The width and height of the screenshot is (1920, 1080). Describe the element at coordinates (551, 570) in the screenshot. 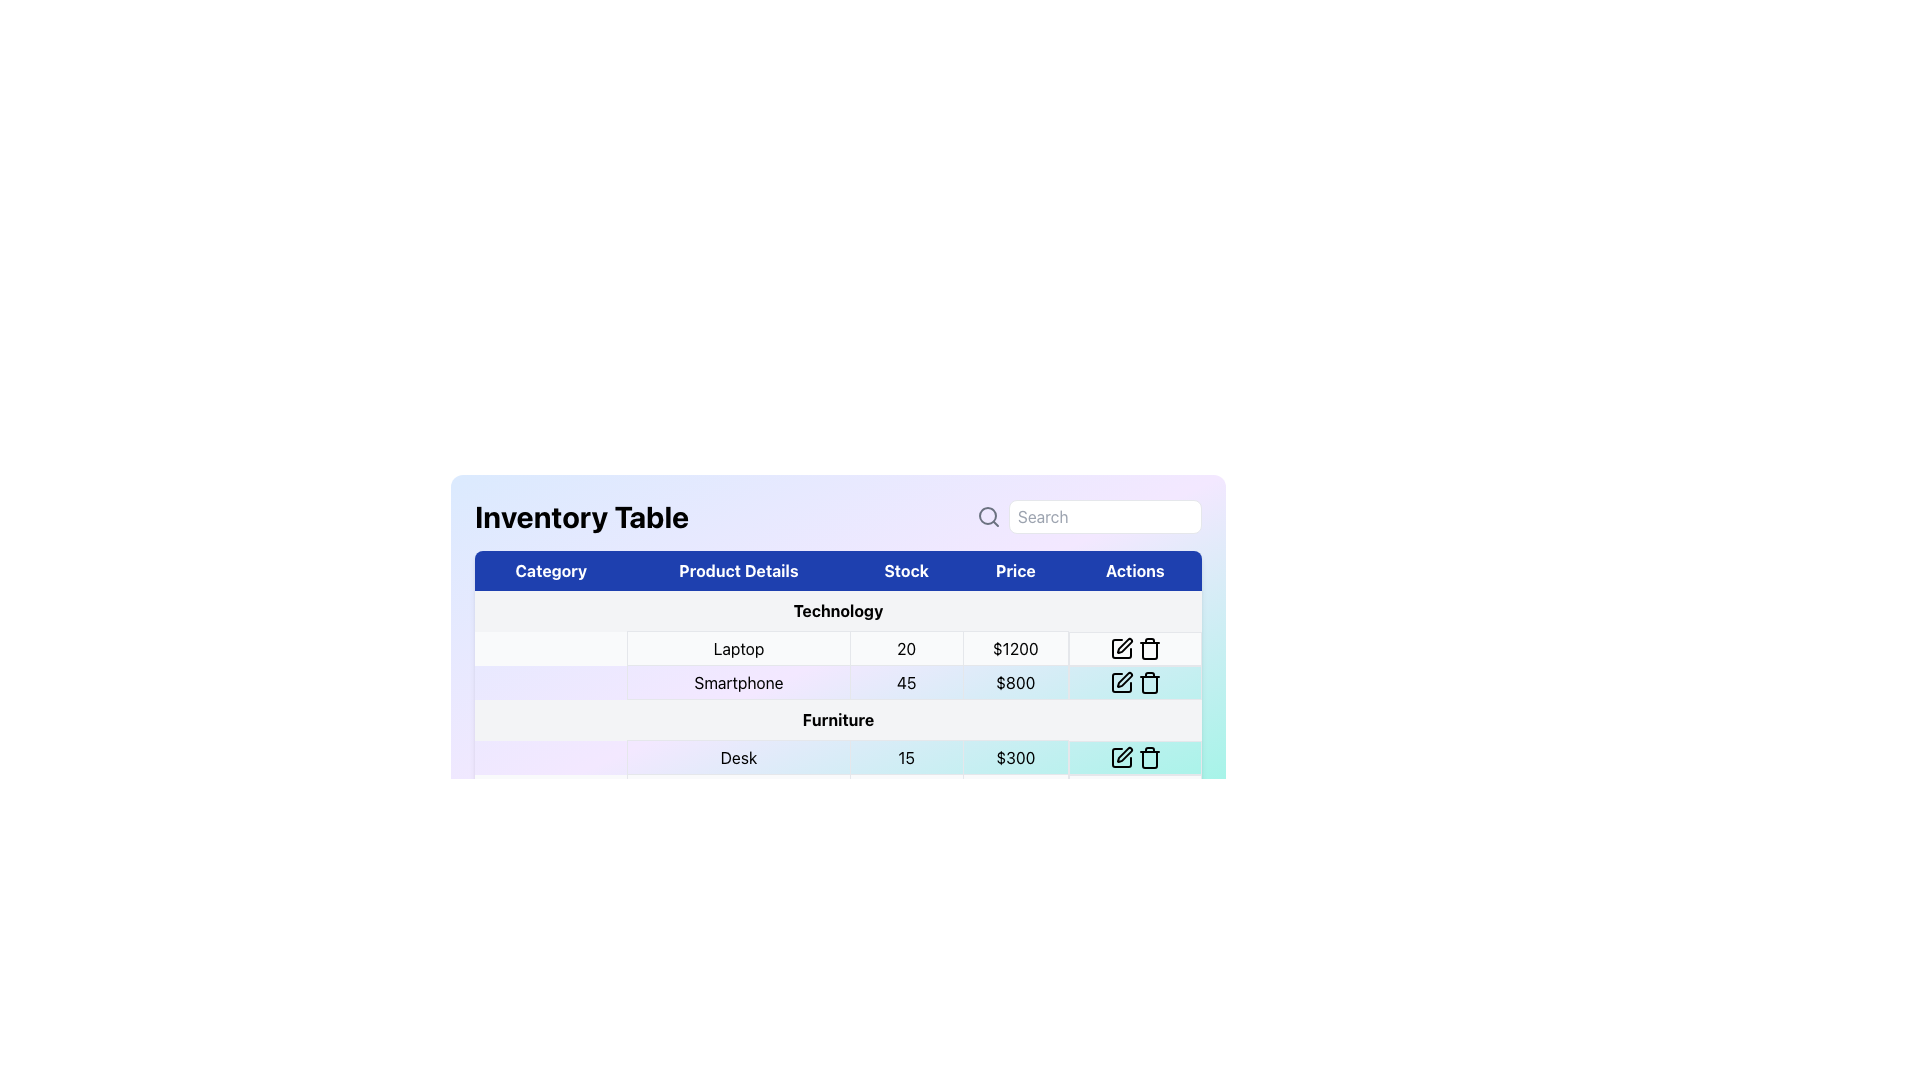

I see `the 'Category' table header, which is the first header in the sequence with bold, white text on a dark blue background, located in the topmost row of the table` at that location.